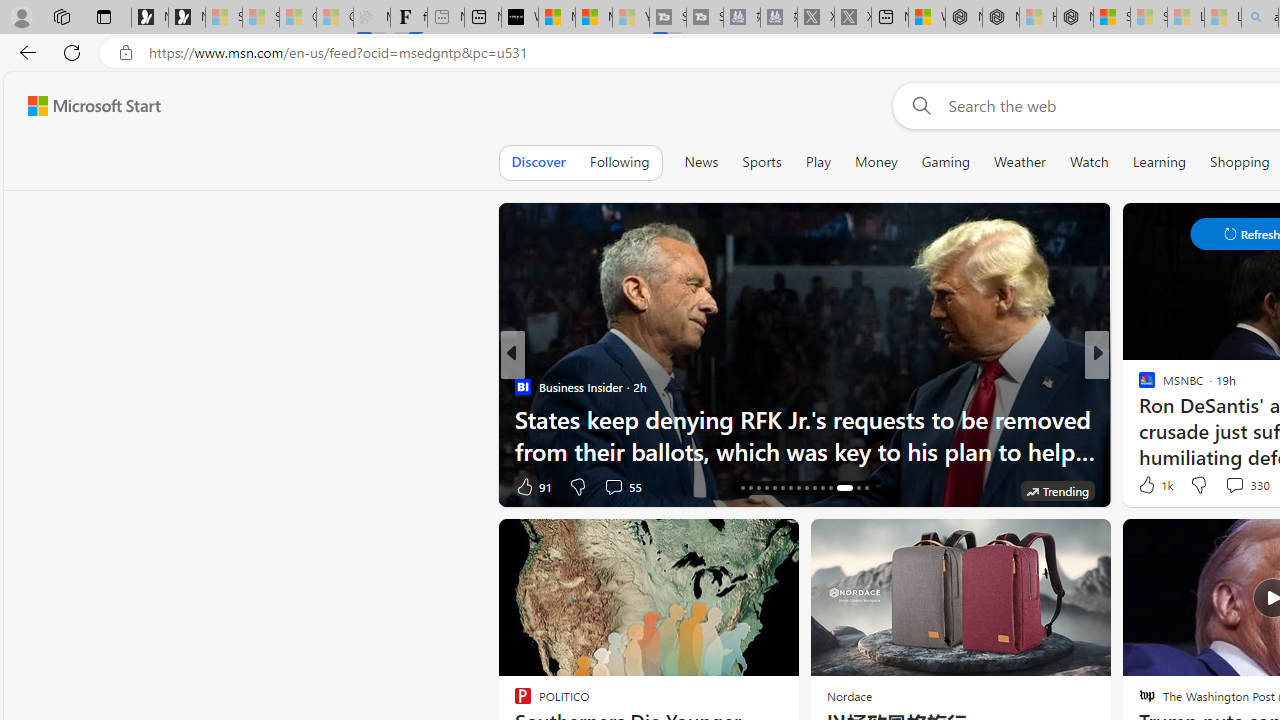  What do you see at coordinates (1243, 486) in the screenshot?
I see `'View comments 96 Comment'` at bounding box center [1243, 486].